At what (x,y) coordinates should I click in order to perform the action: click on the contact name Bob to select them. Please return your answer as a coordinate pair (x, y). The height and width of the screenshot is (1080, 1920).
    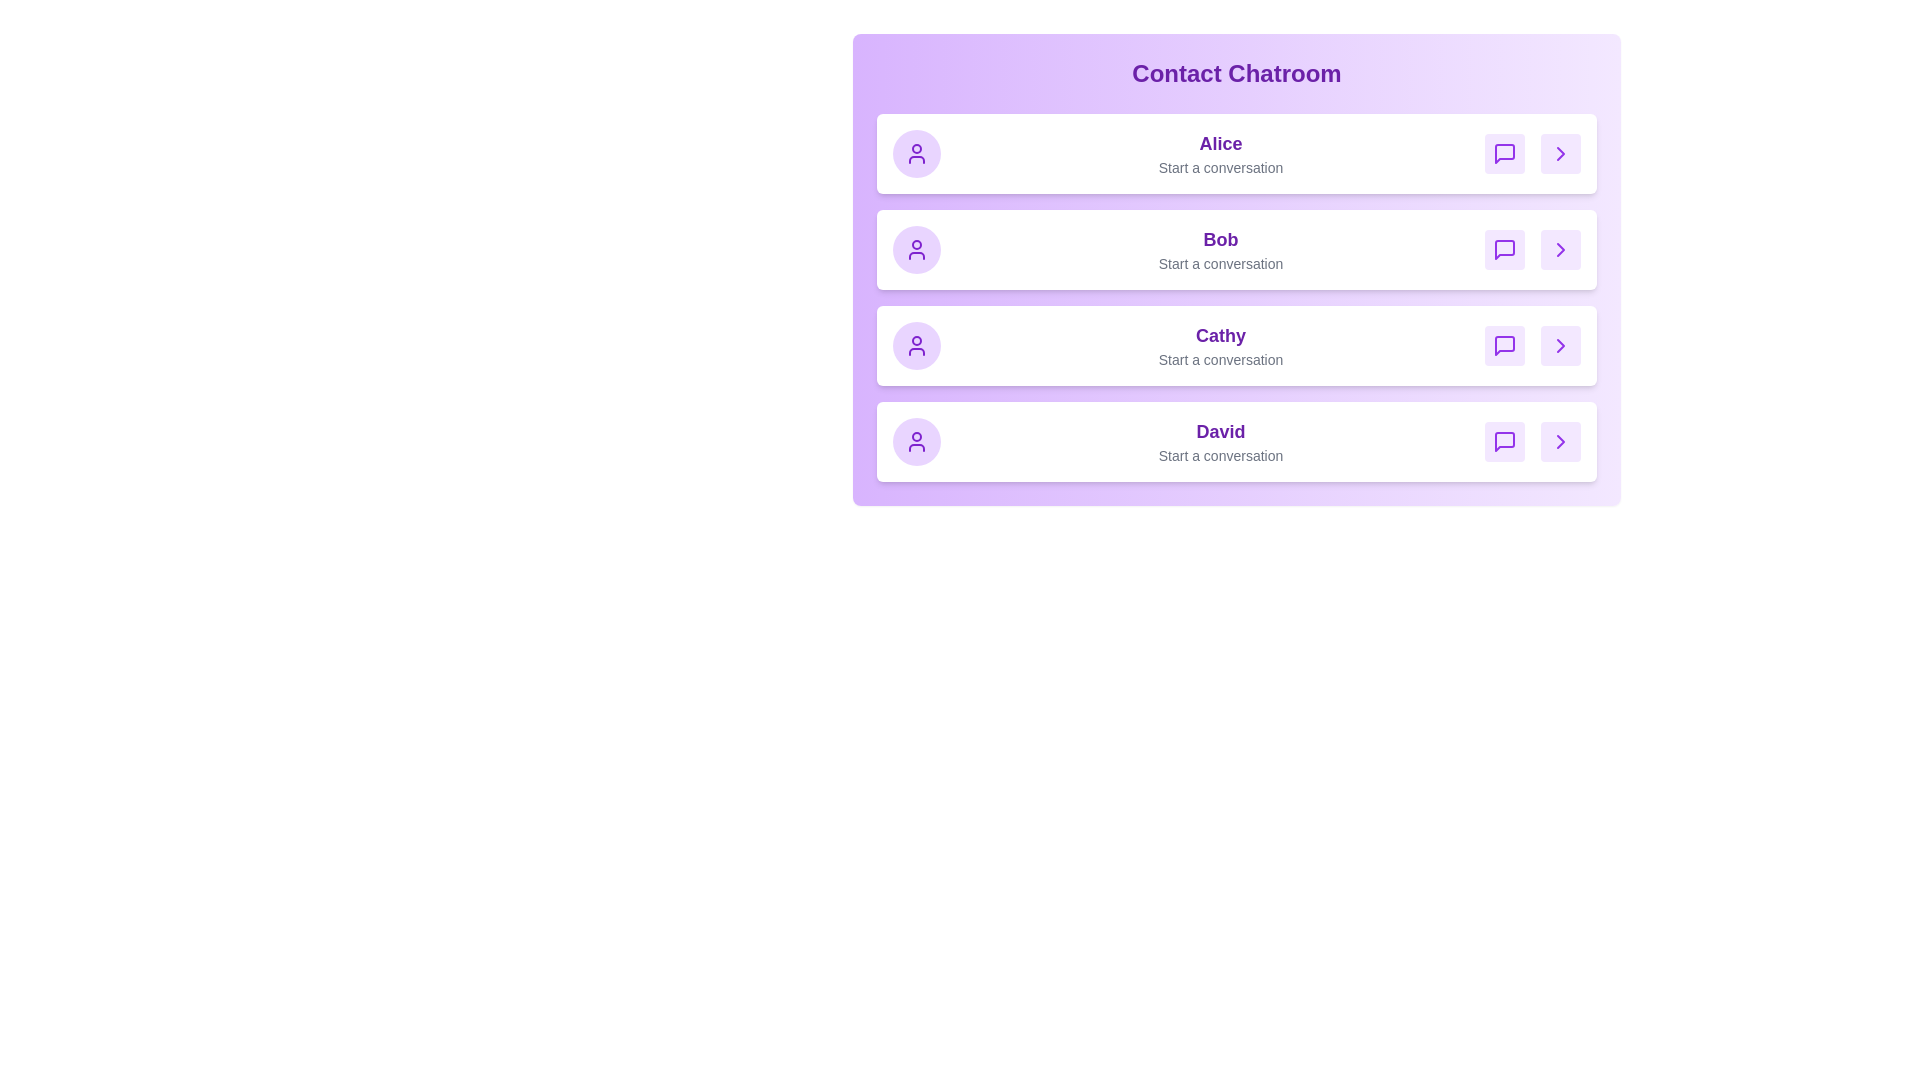
    Looking at the image, I should click on (1219, 238).